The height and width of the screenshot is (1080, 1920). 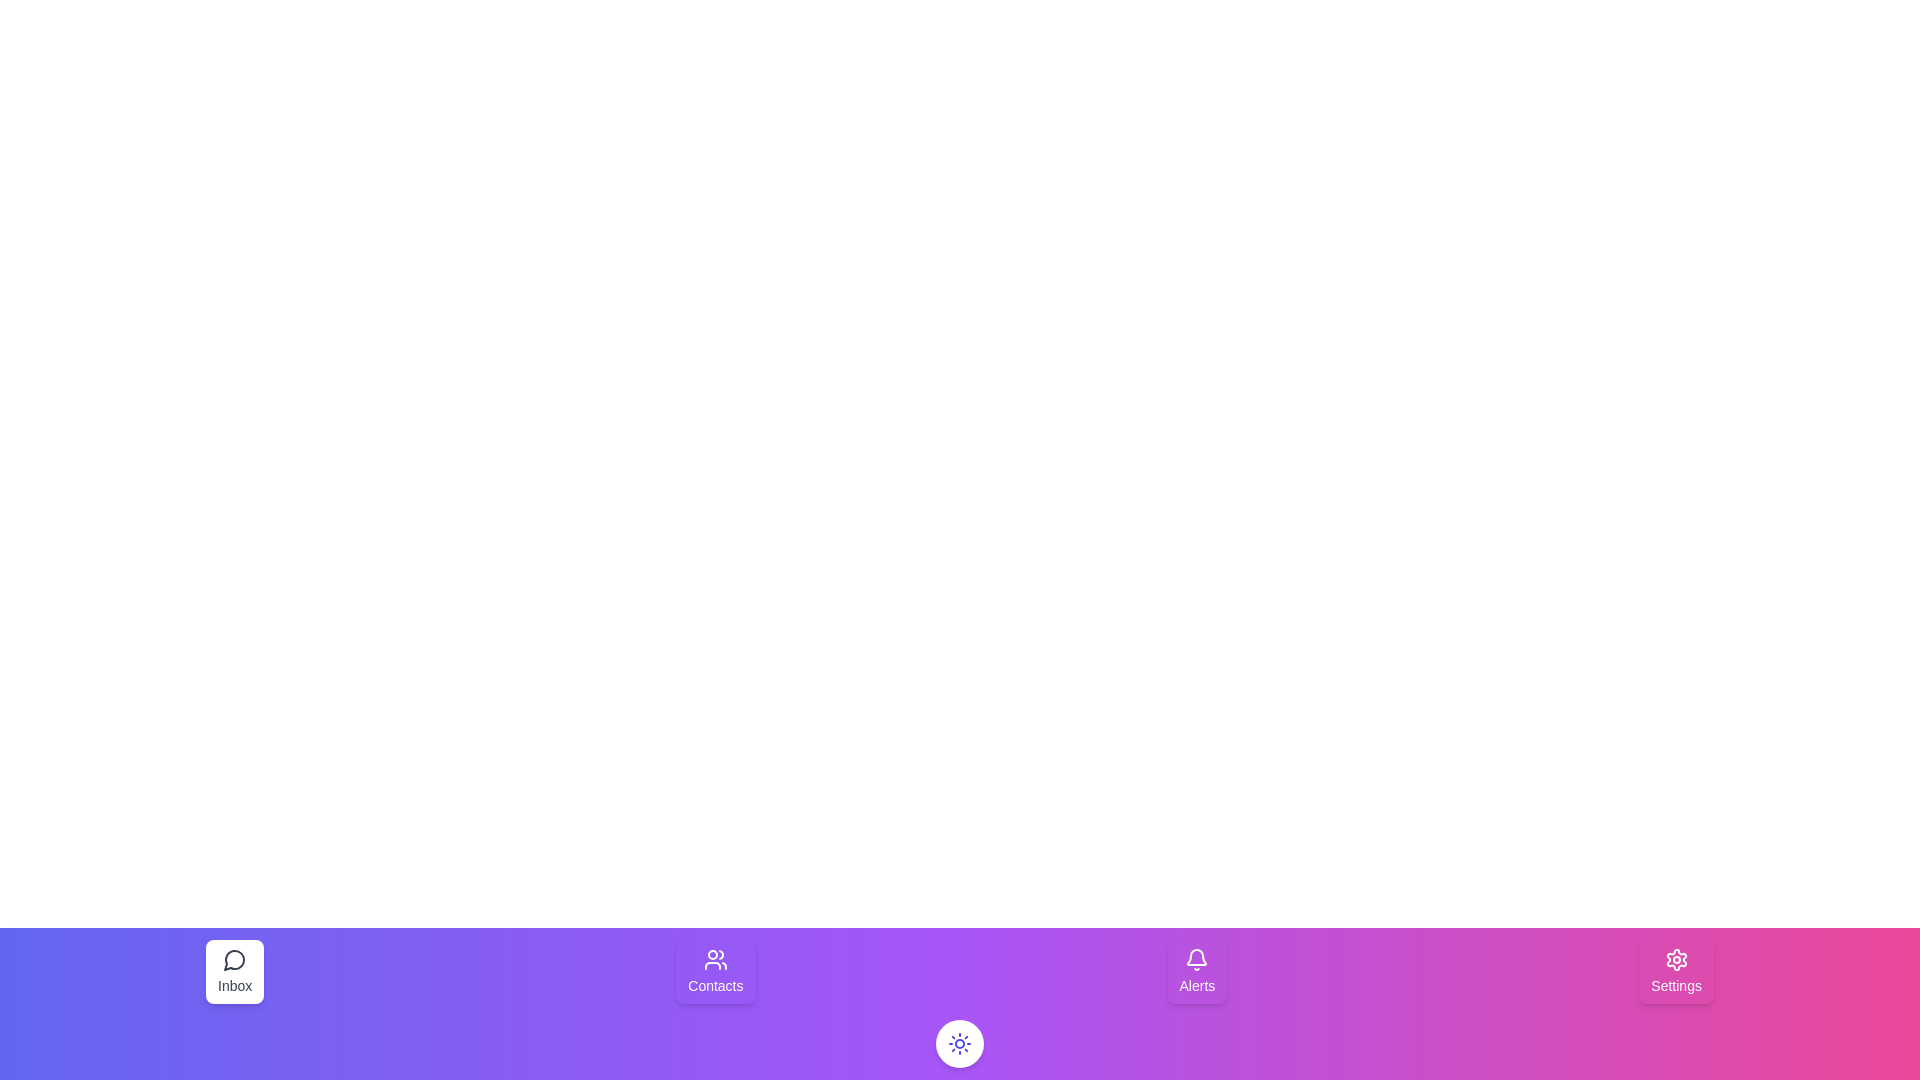 What do you see at coordinates (235, 971) in the screenshot?
I see `the button labeled Inbox to observe its visual feedback` at bounding box center [235, 971].